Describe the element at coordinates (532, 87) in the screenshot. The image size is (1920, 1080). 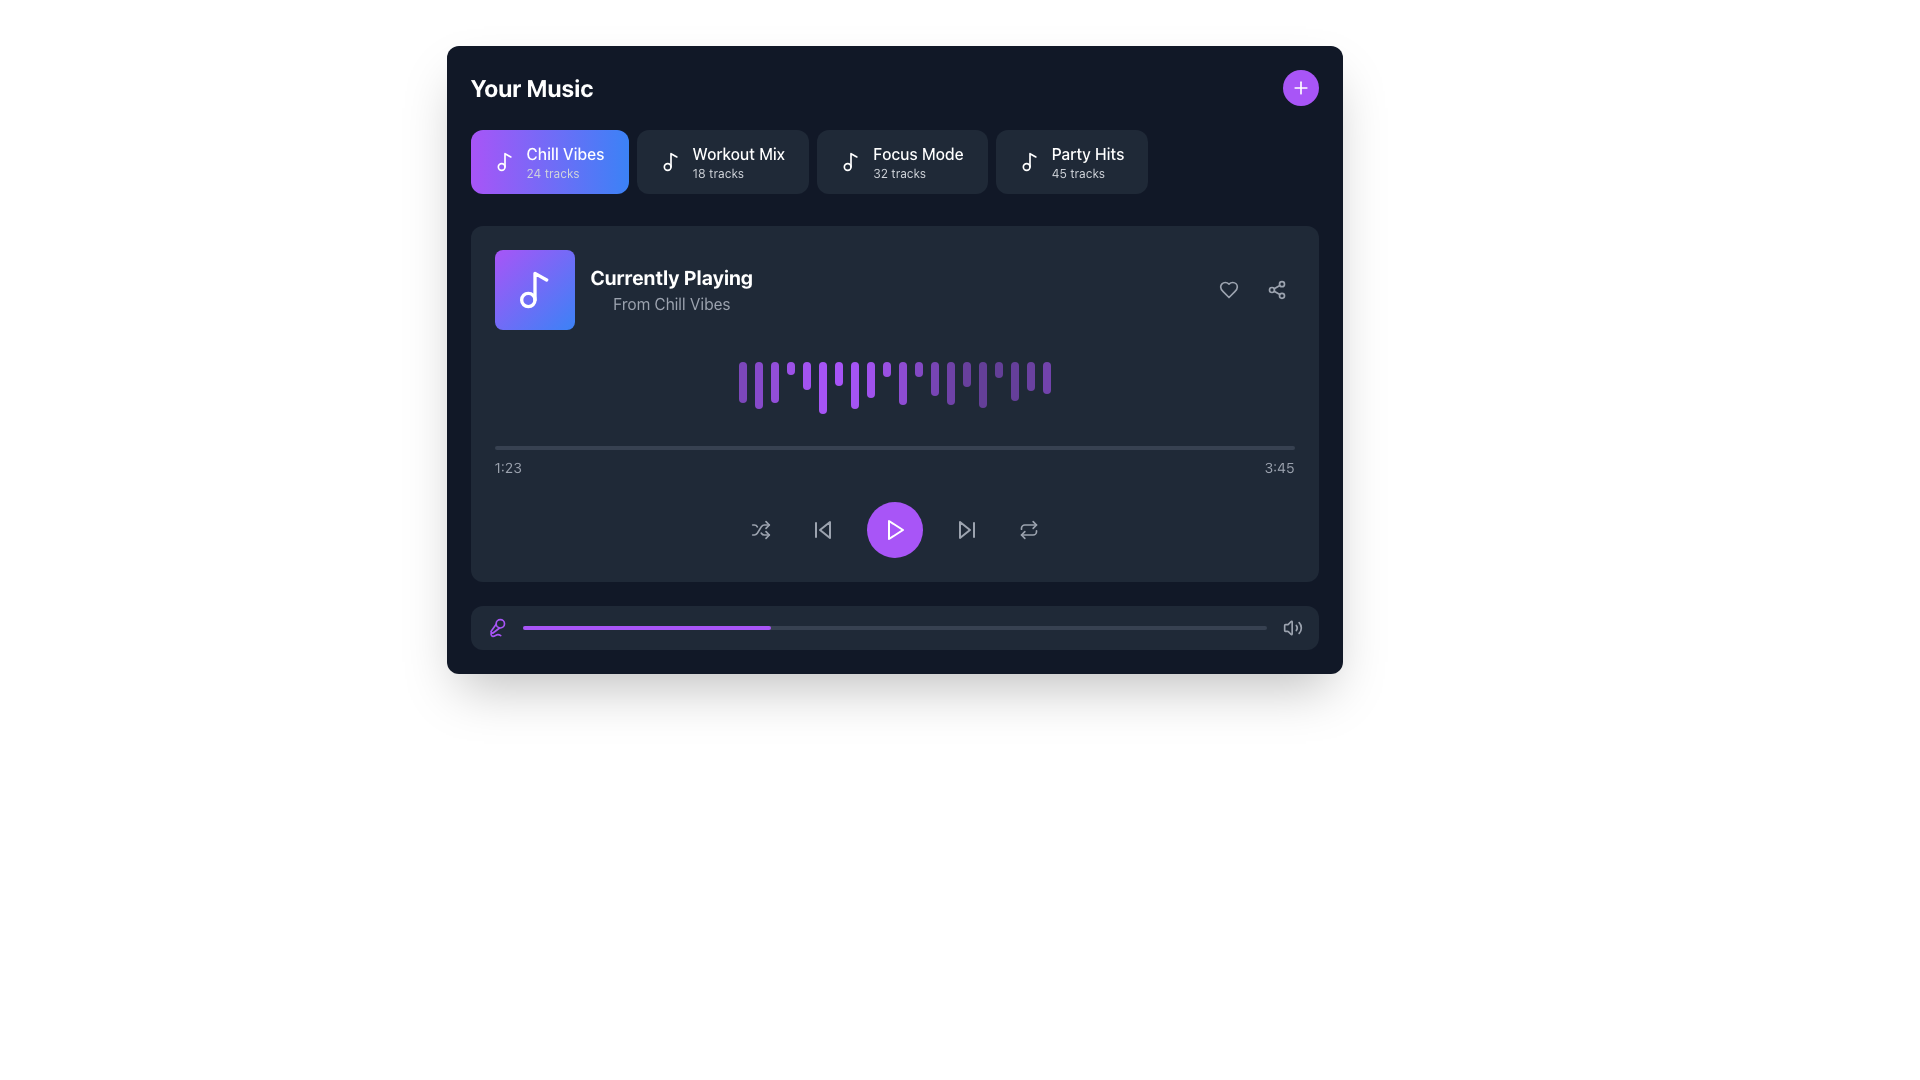
I see `the text label displaying 'Your Music' in bold white font, positioned at the upper-left corner of the view` at that location.